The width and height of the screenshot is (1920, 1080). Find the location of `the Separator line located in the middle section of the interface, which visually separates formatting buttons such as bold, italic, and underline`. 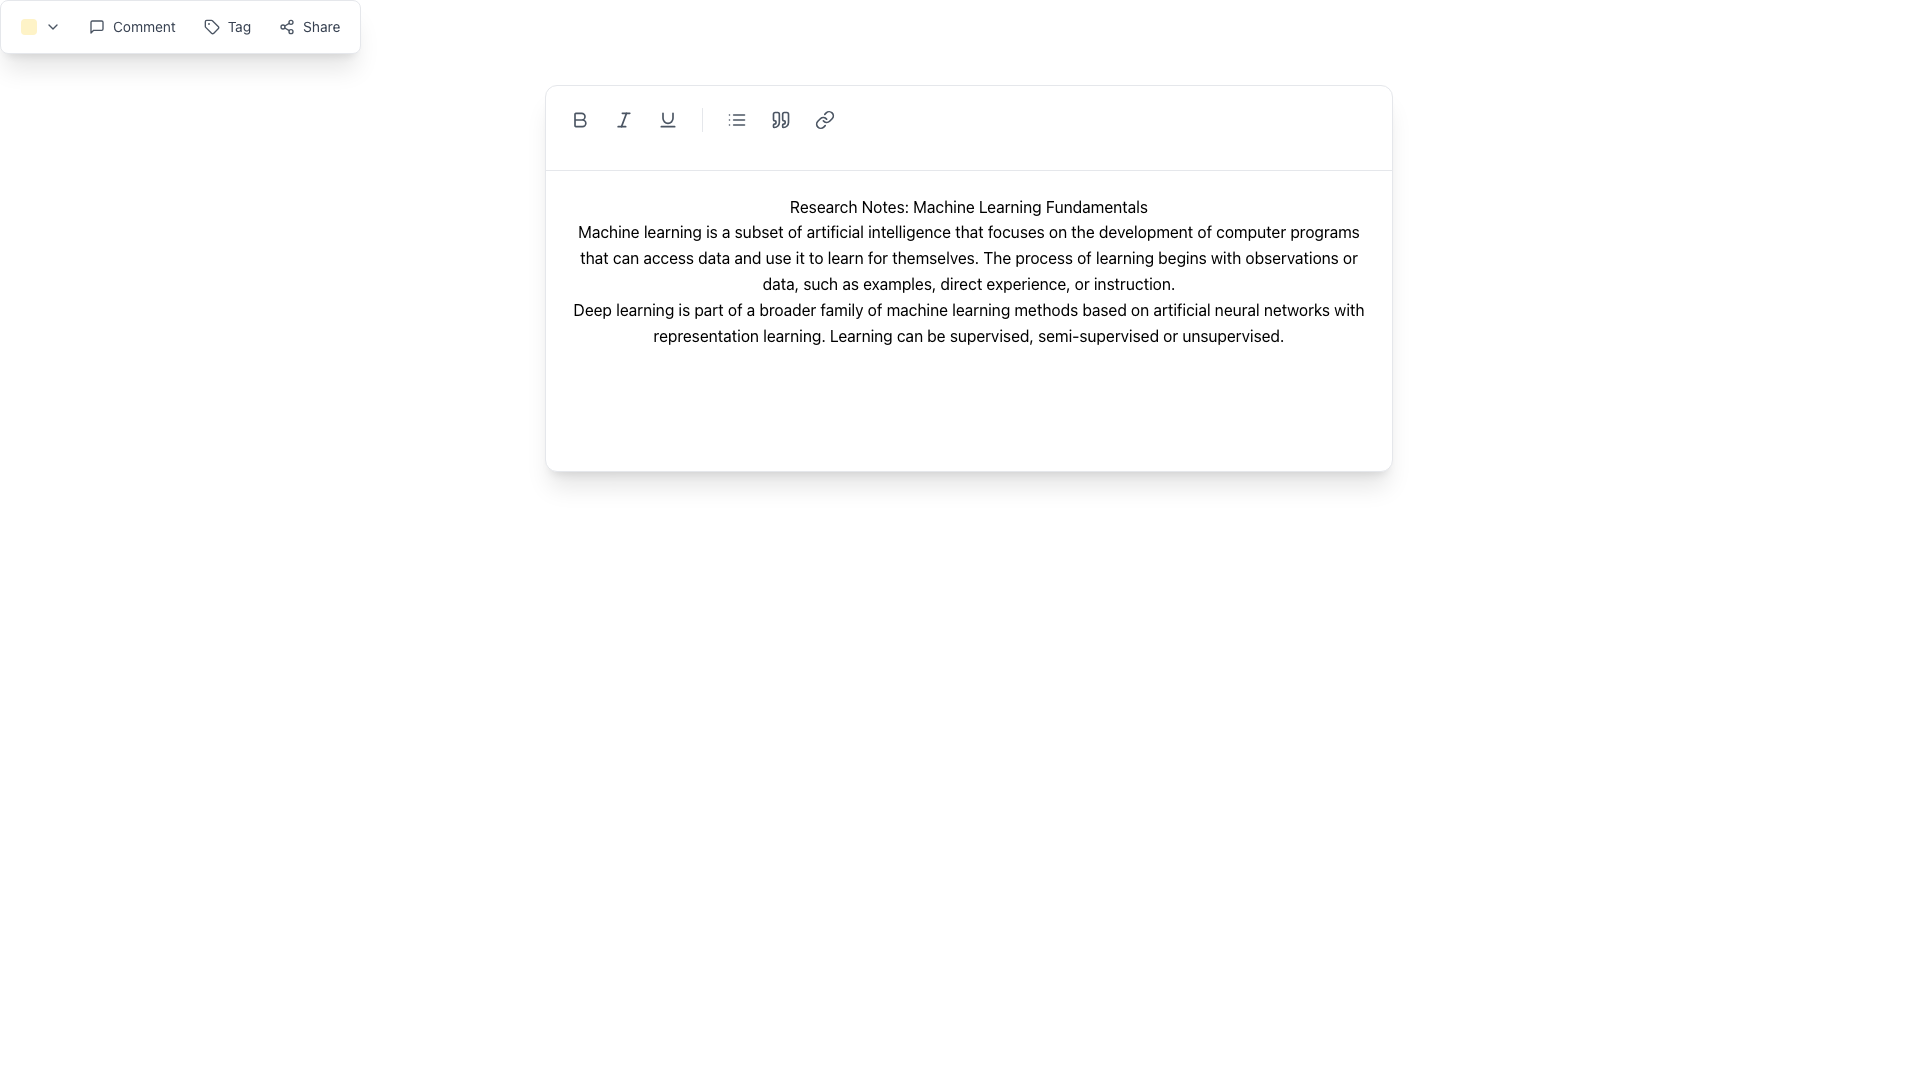

the Separator line located in the middle section of the interface, which visually separates formatting buttons such as bold, italic, and underline is located at coordinates (702, 119).